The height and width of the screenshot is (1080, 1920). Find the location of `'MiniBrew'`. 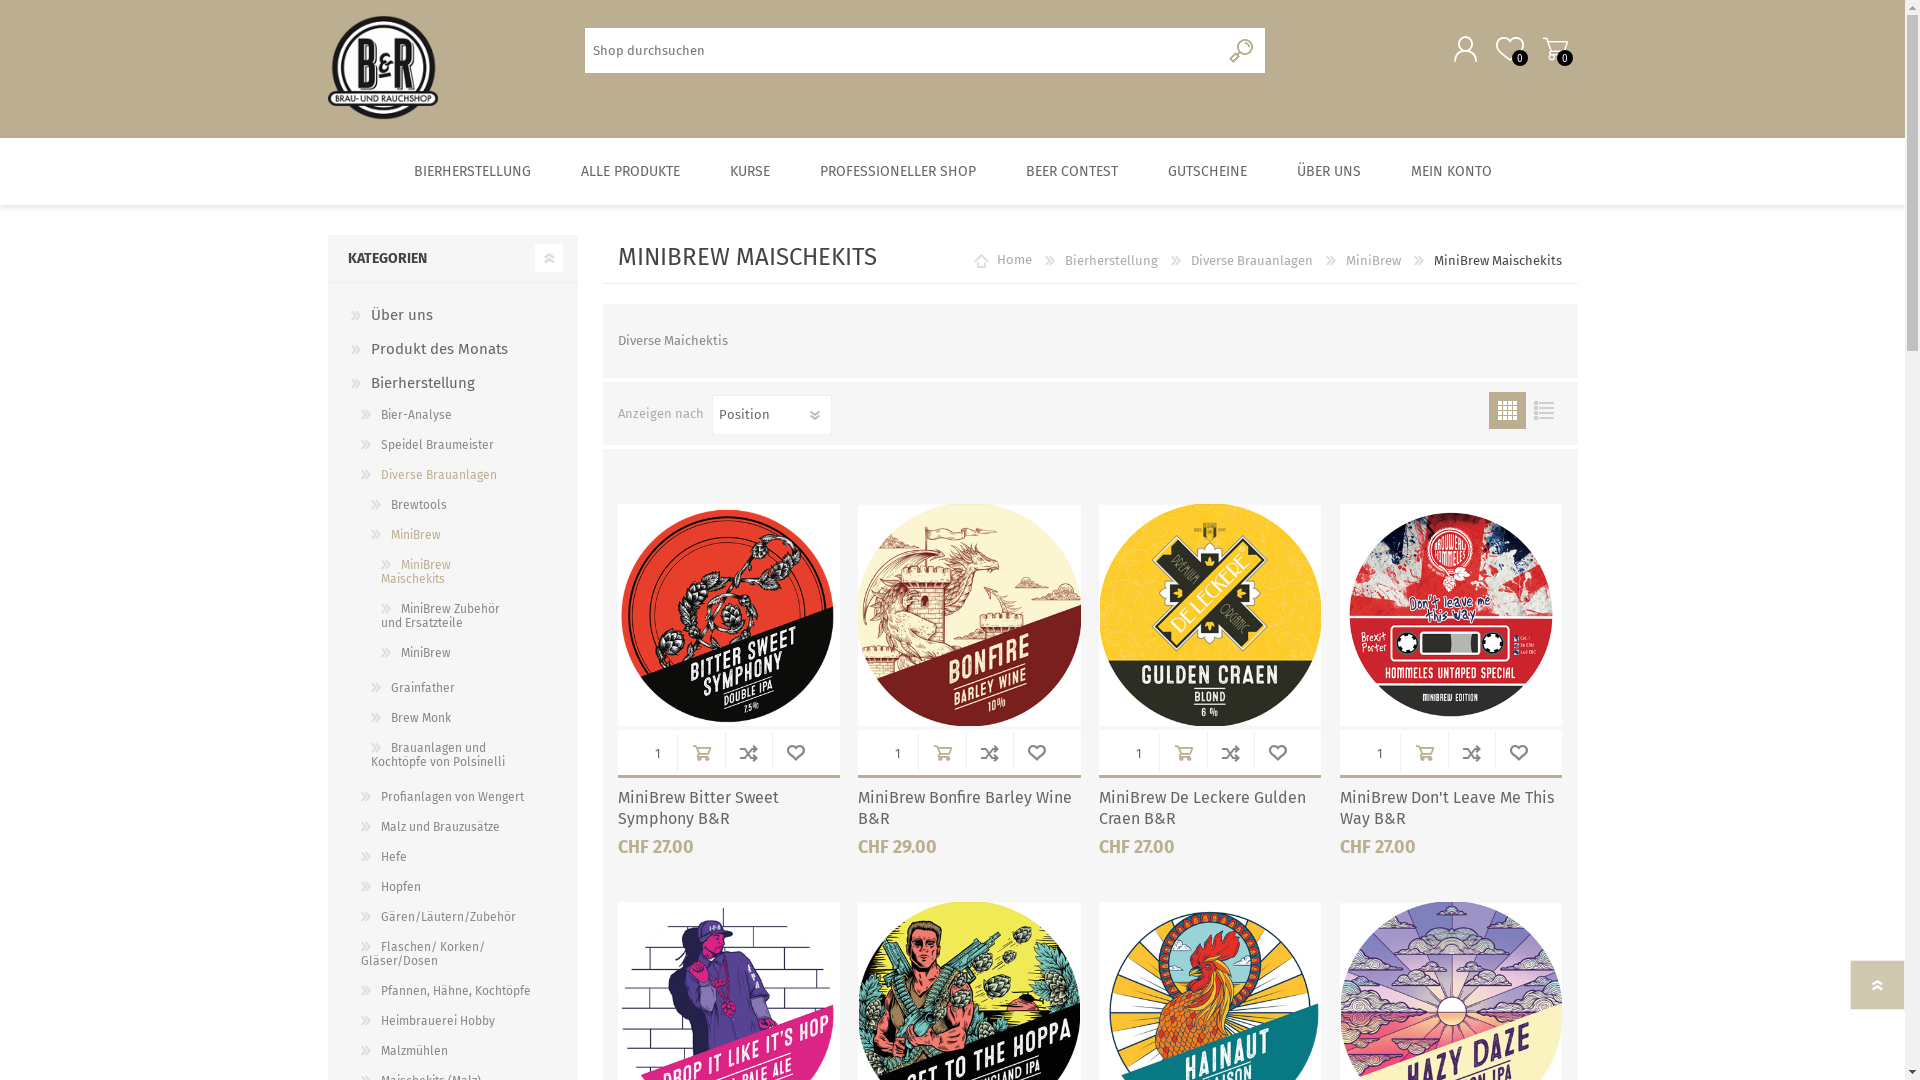

'MiniBrew' is located at coordinates (1372, 259).